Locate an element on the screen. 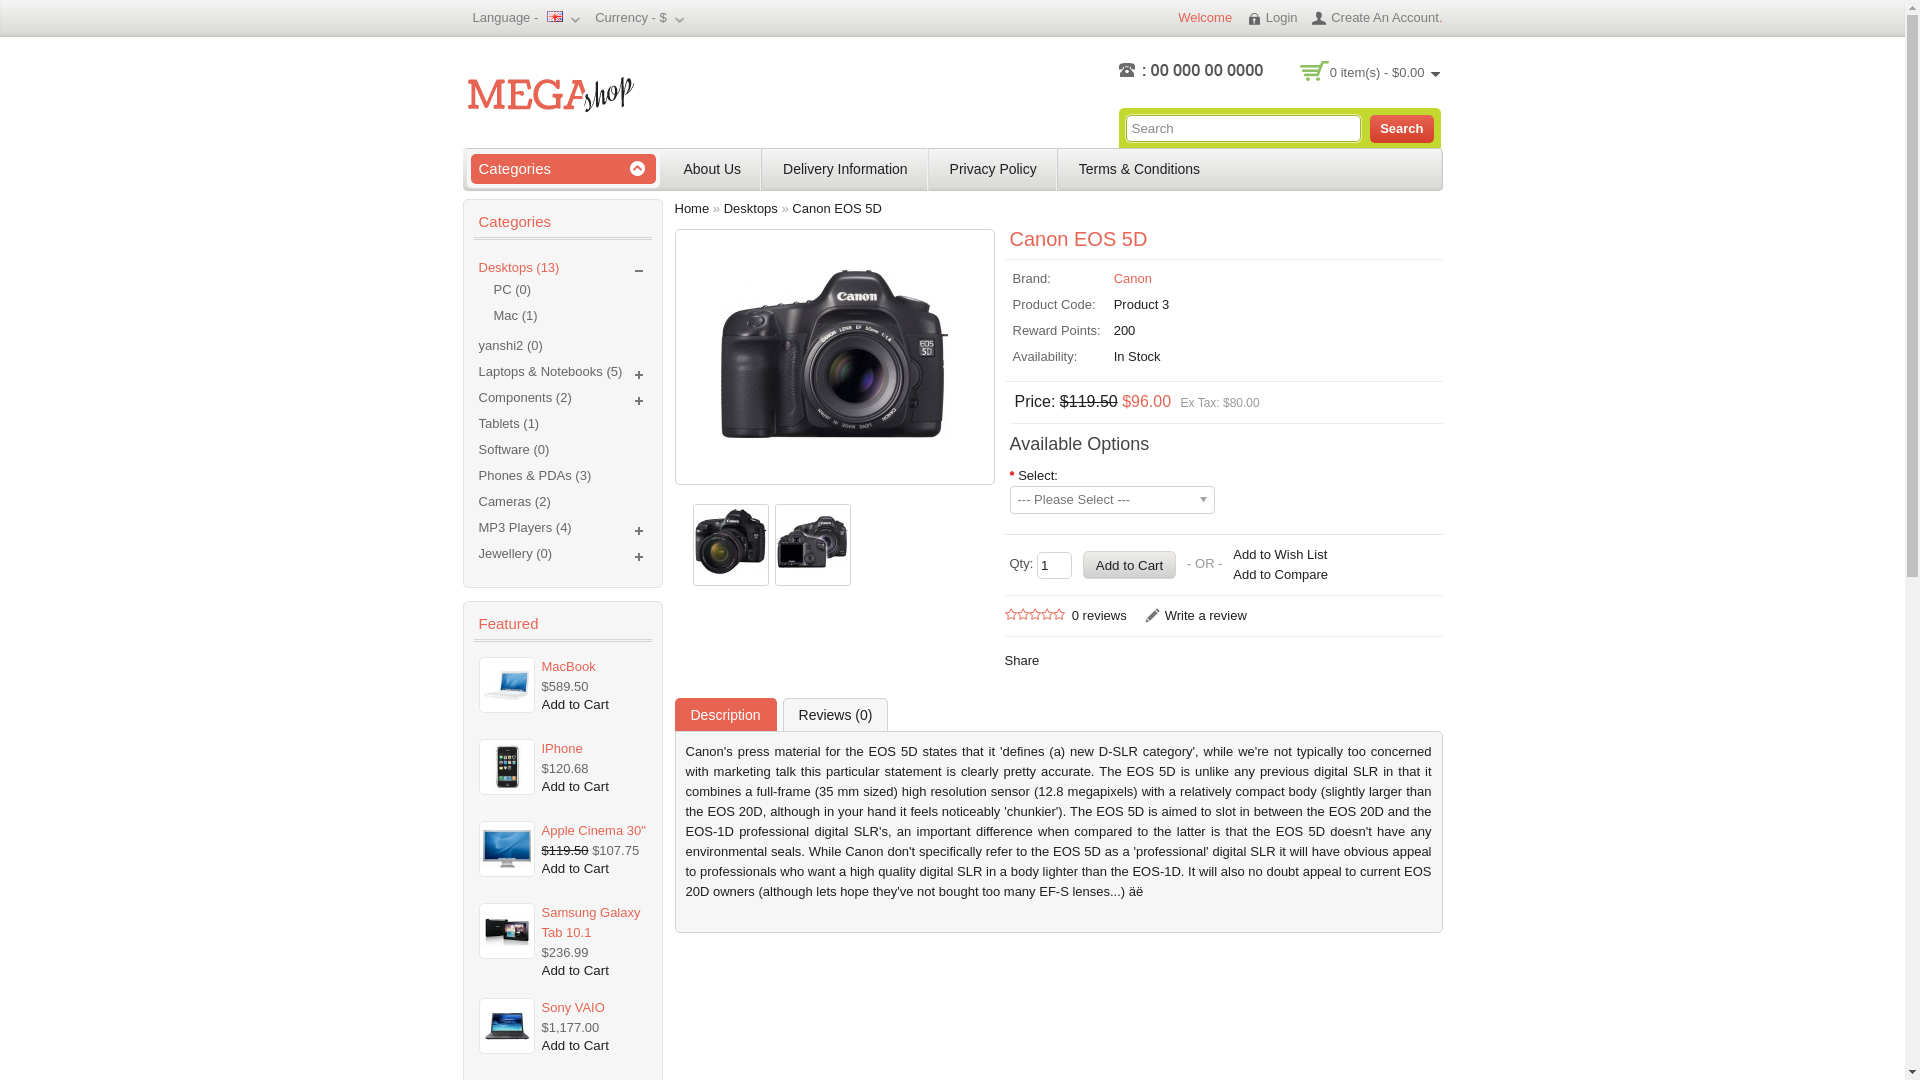 This screenshot has height=1080, width=1920. 'Phones & PDAs (3)' is located at coordinates (534, 475).